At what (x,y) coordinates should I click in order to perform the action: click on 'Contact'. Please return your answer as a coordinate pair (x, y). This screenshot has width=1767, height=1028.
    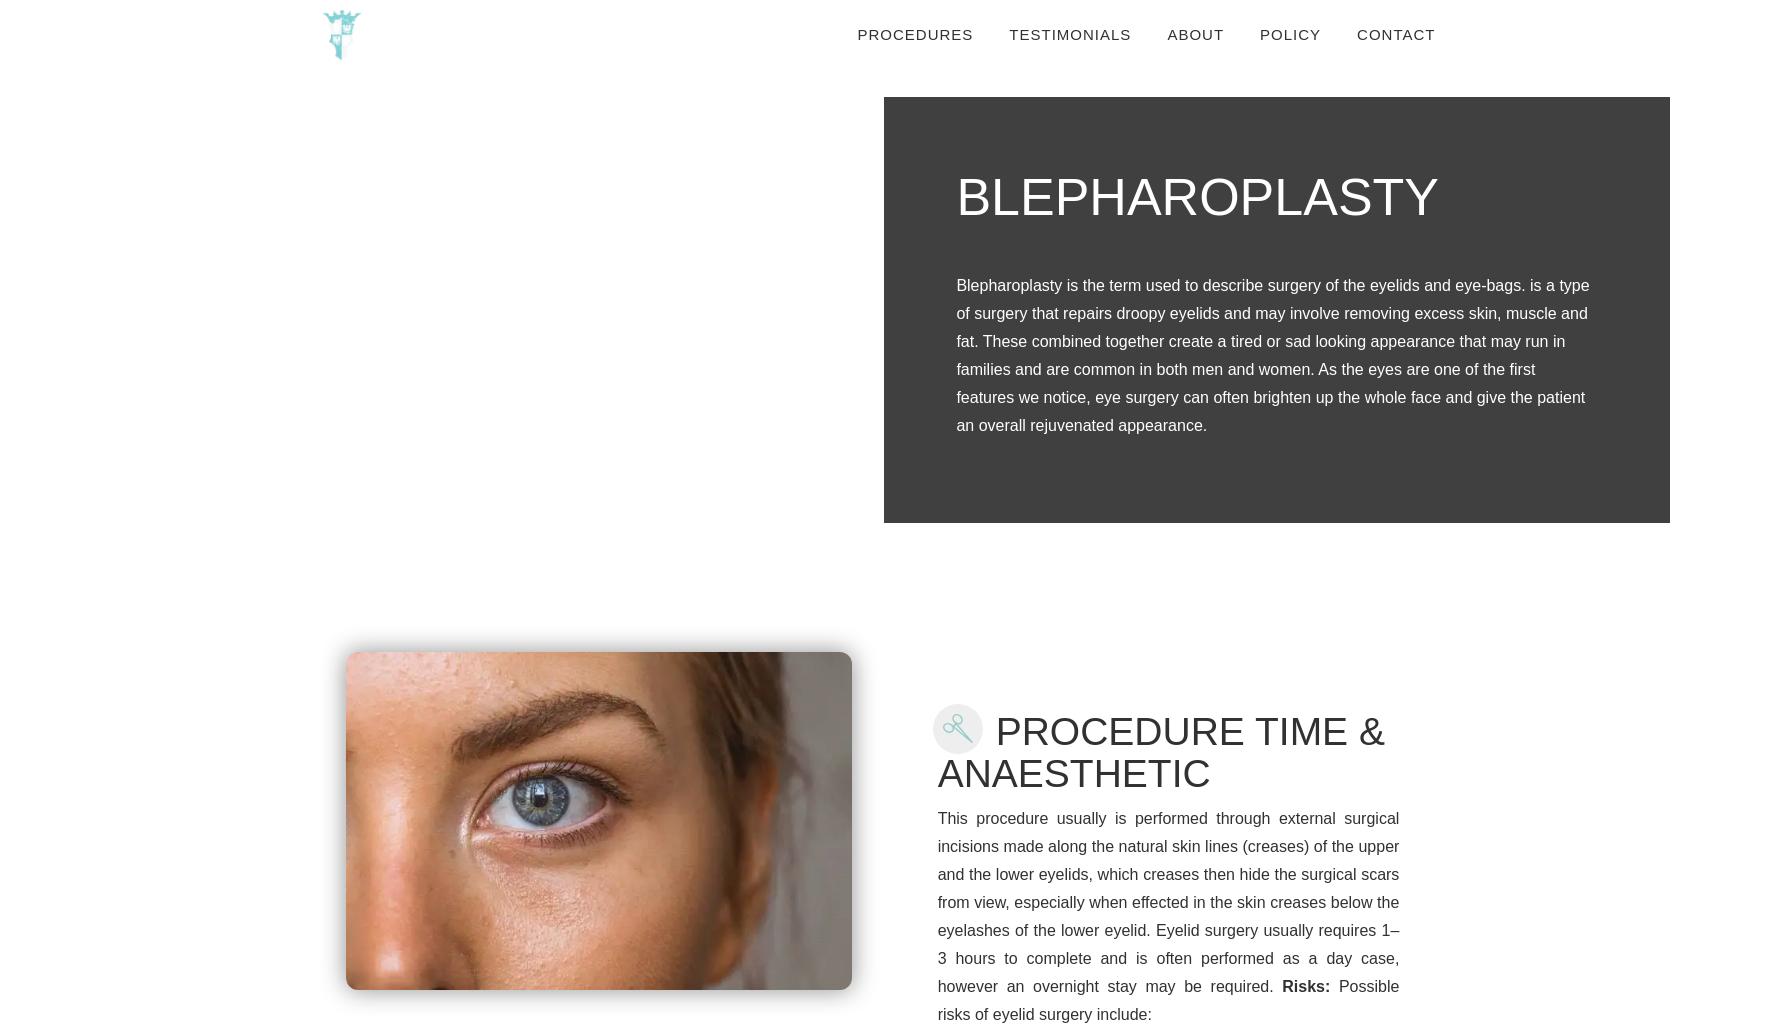
    Looking at the image, I should click on (1394, 34).